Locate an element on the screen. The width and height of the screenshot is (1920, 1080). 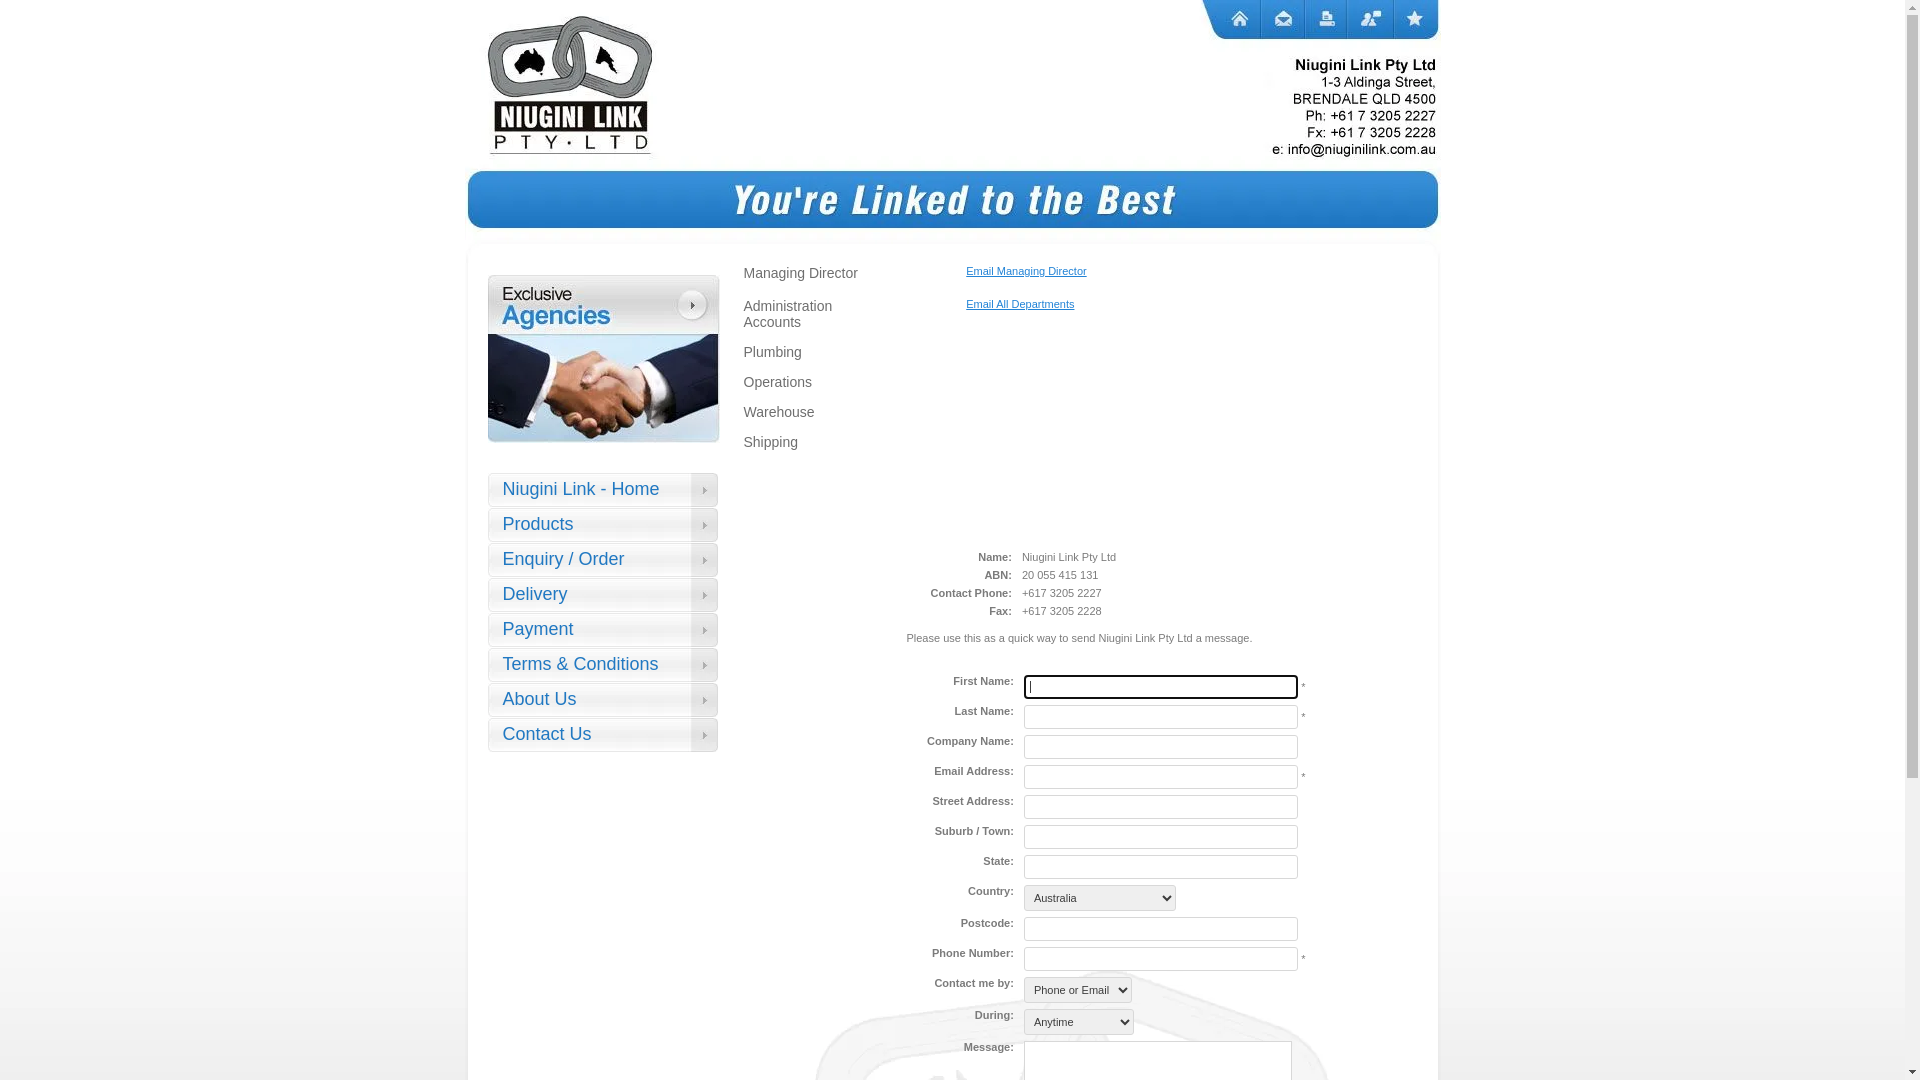
'Terms & Conditions' is located at coordinates (602, 665).